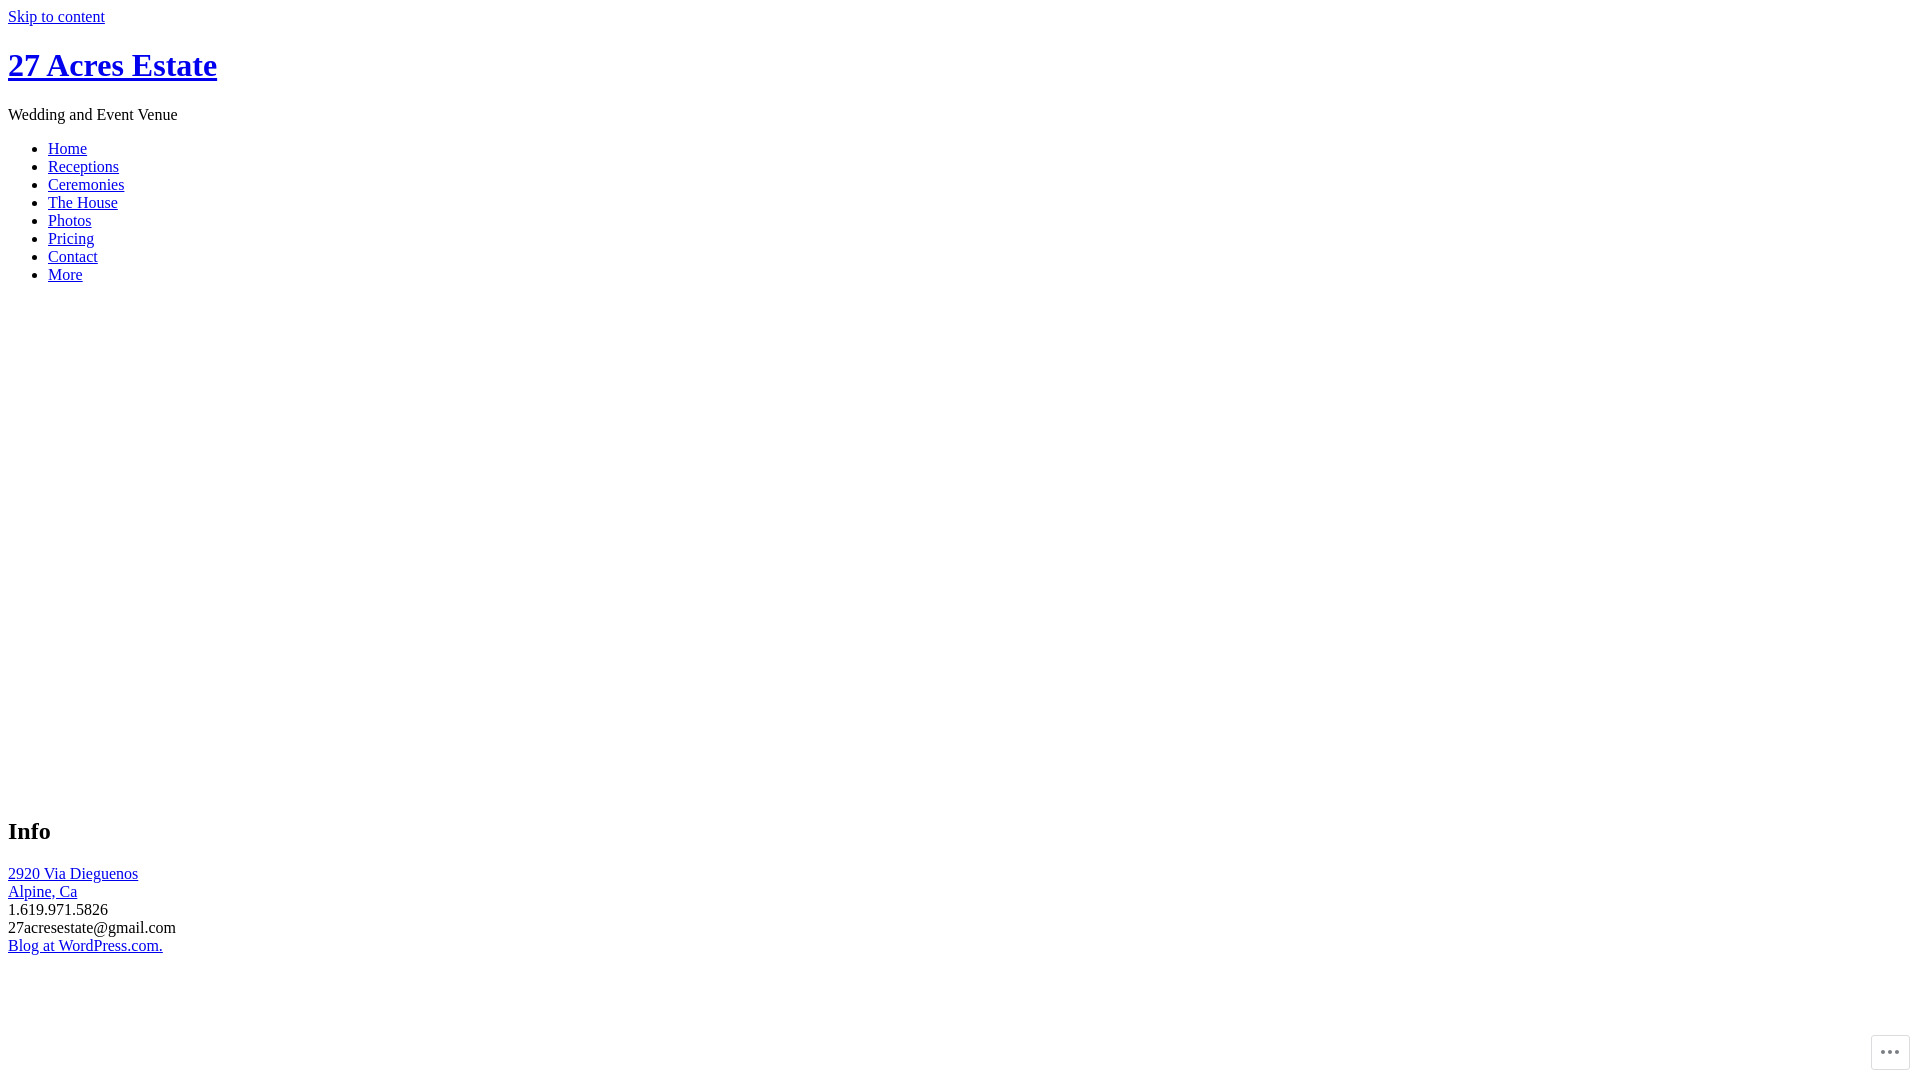 The image size is (1920, 1080). What do you see at coordinates (48, 237) in the screenshot?
I see `'Pricing'` at bounding box center [48, 237].